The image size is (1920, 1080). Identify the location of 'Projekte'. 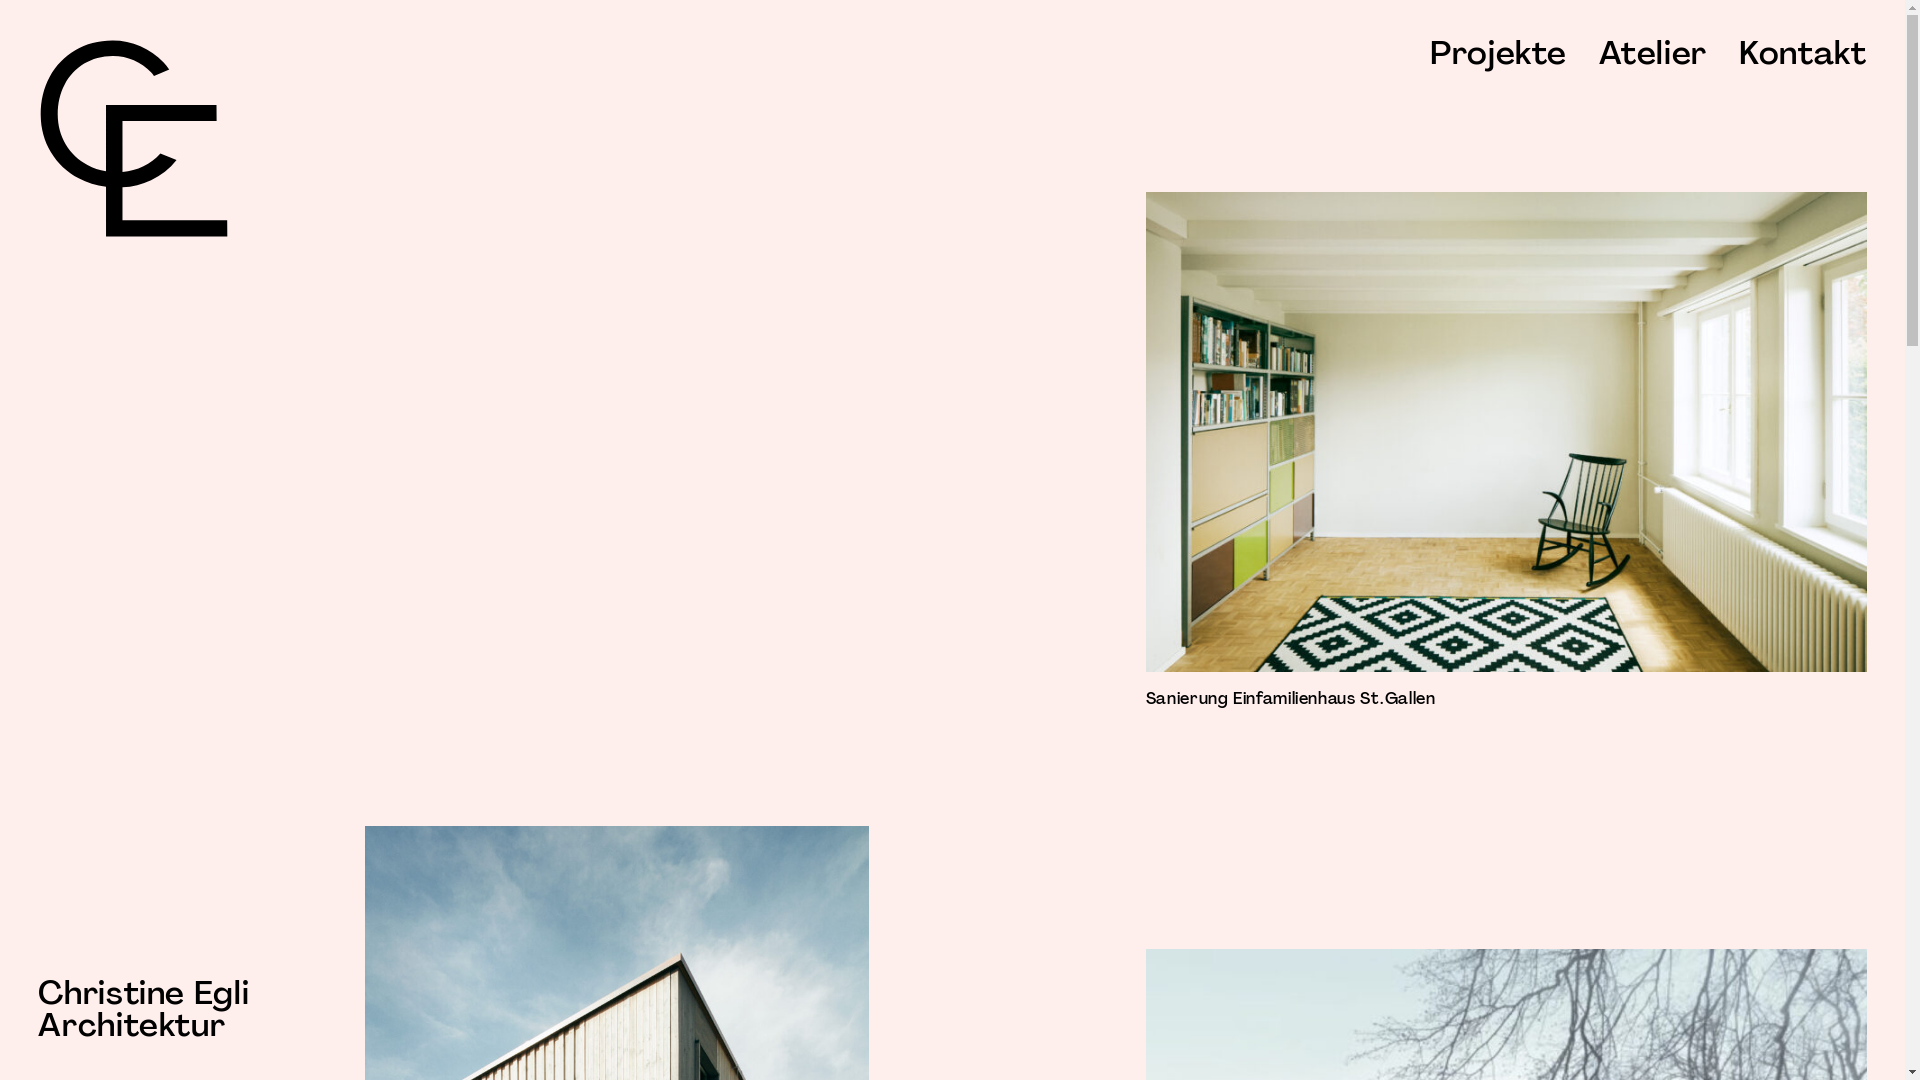
(1429, 51).